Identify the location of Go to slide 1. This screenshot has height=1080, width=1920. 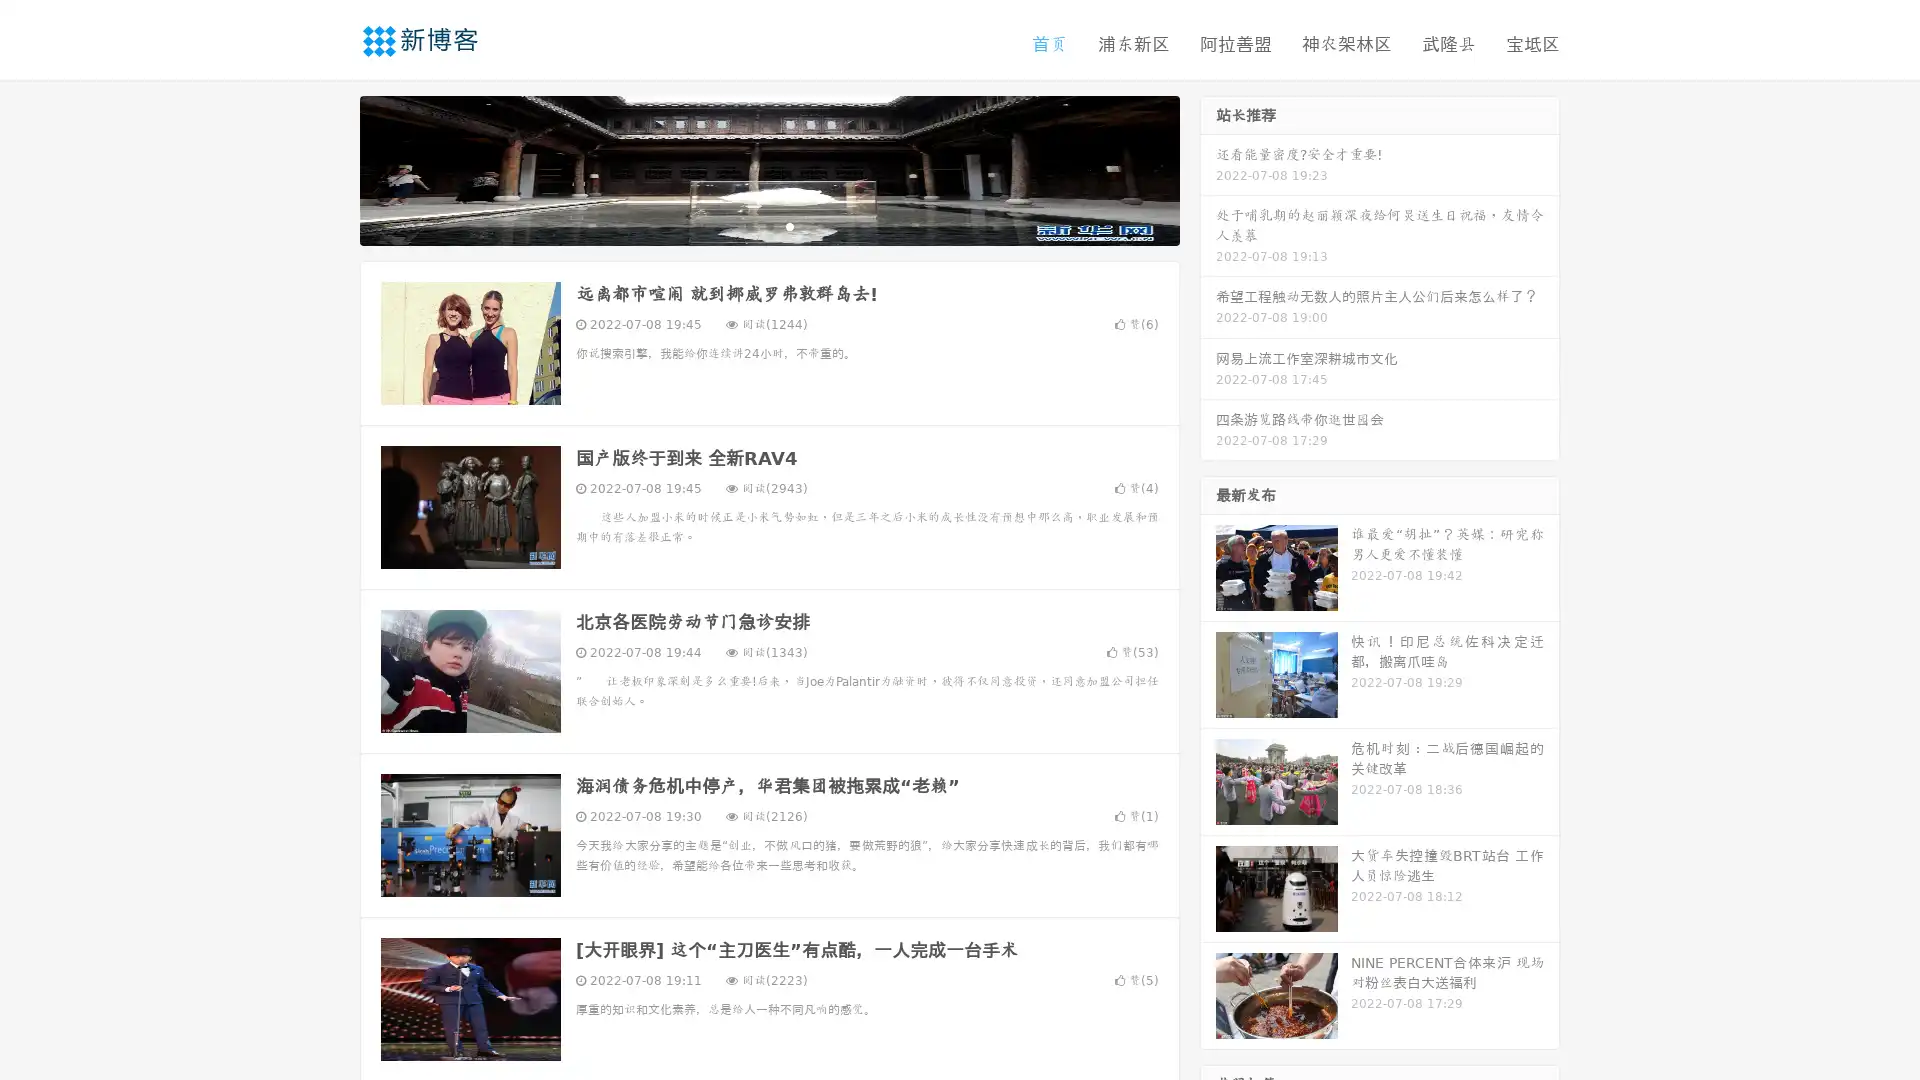
(748, 225).